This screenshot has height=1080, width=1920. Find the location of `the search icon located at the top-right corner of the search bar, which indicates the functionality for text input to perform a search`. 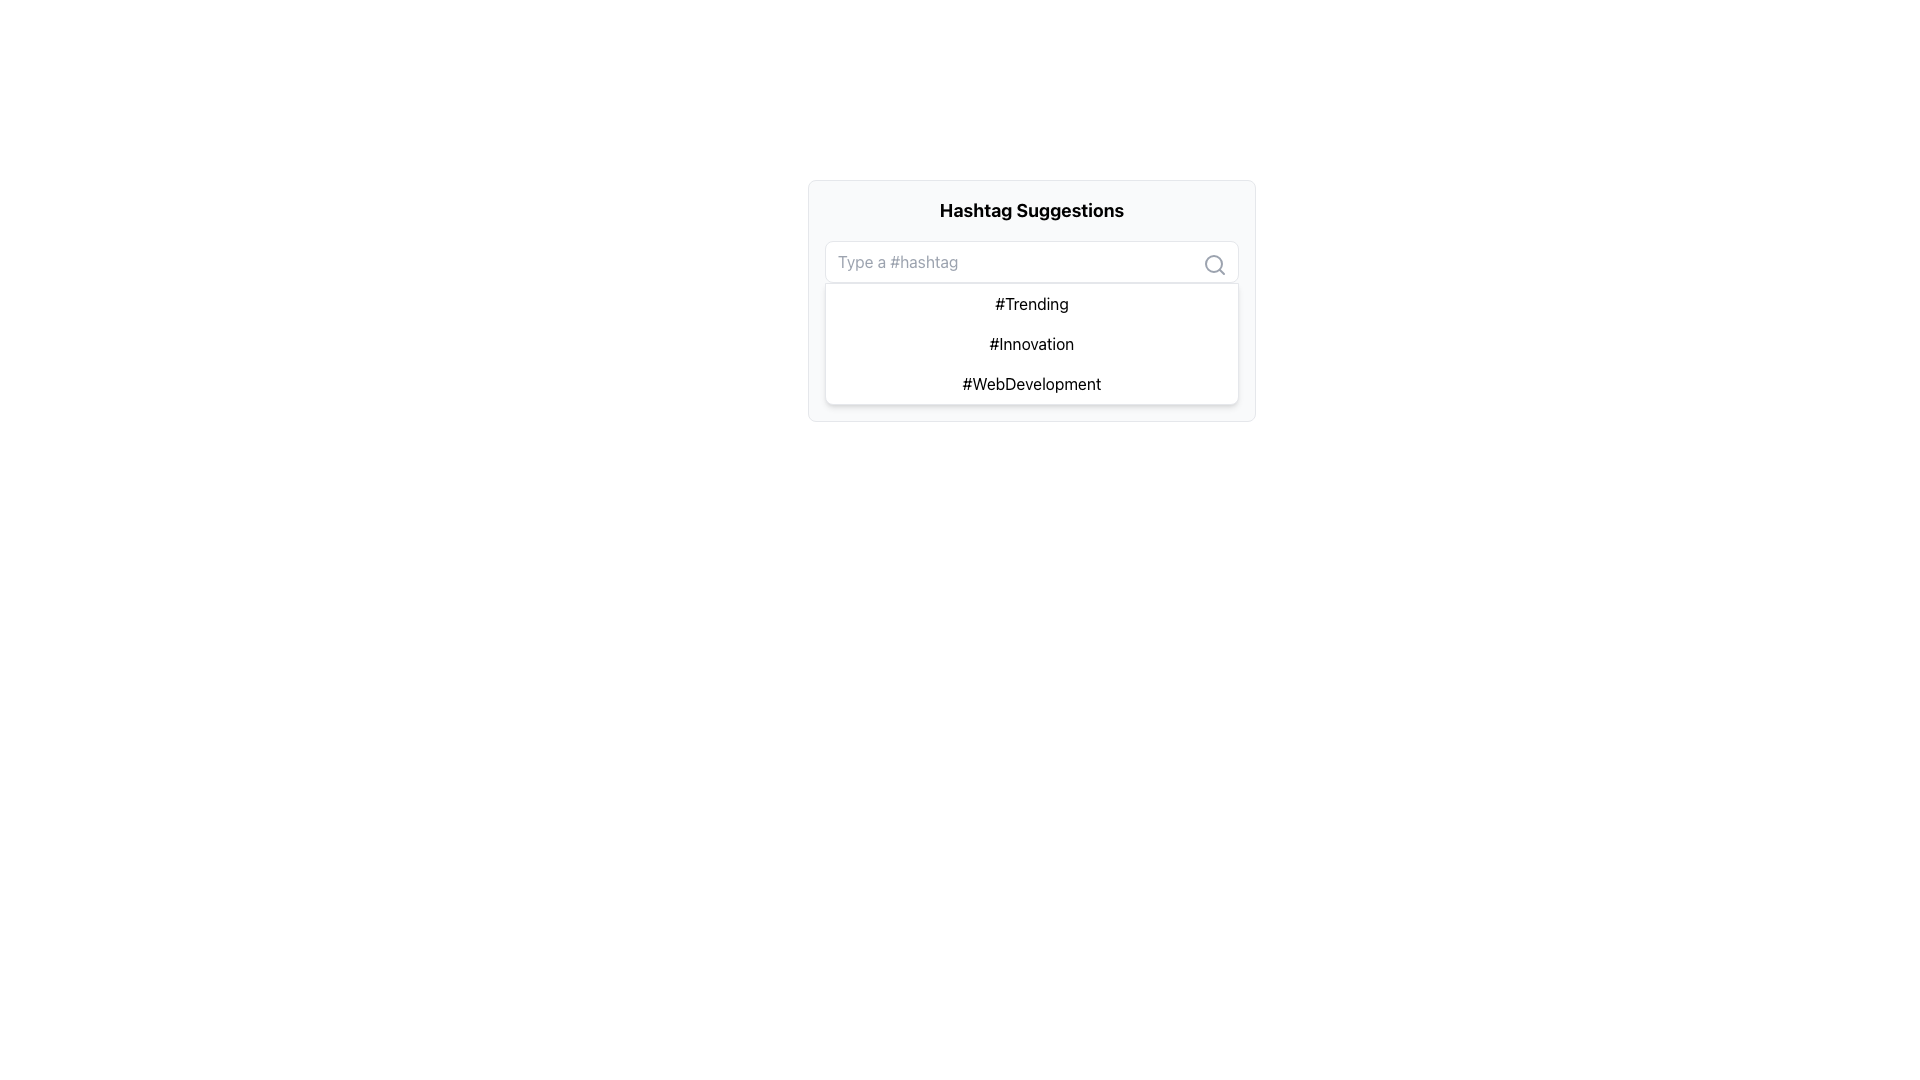

the search icon located at the top-right corner of the search bar, which indicates the functionality for text input to perform a search is located at coordinates (1213, 264).